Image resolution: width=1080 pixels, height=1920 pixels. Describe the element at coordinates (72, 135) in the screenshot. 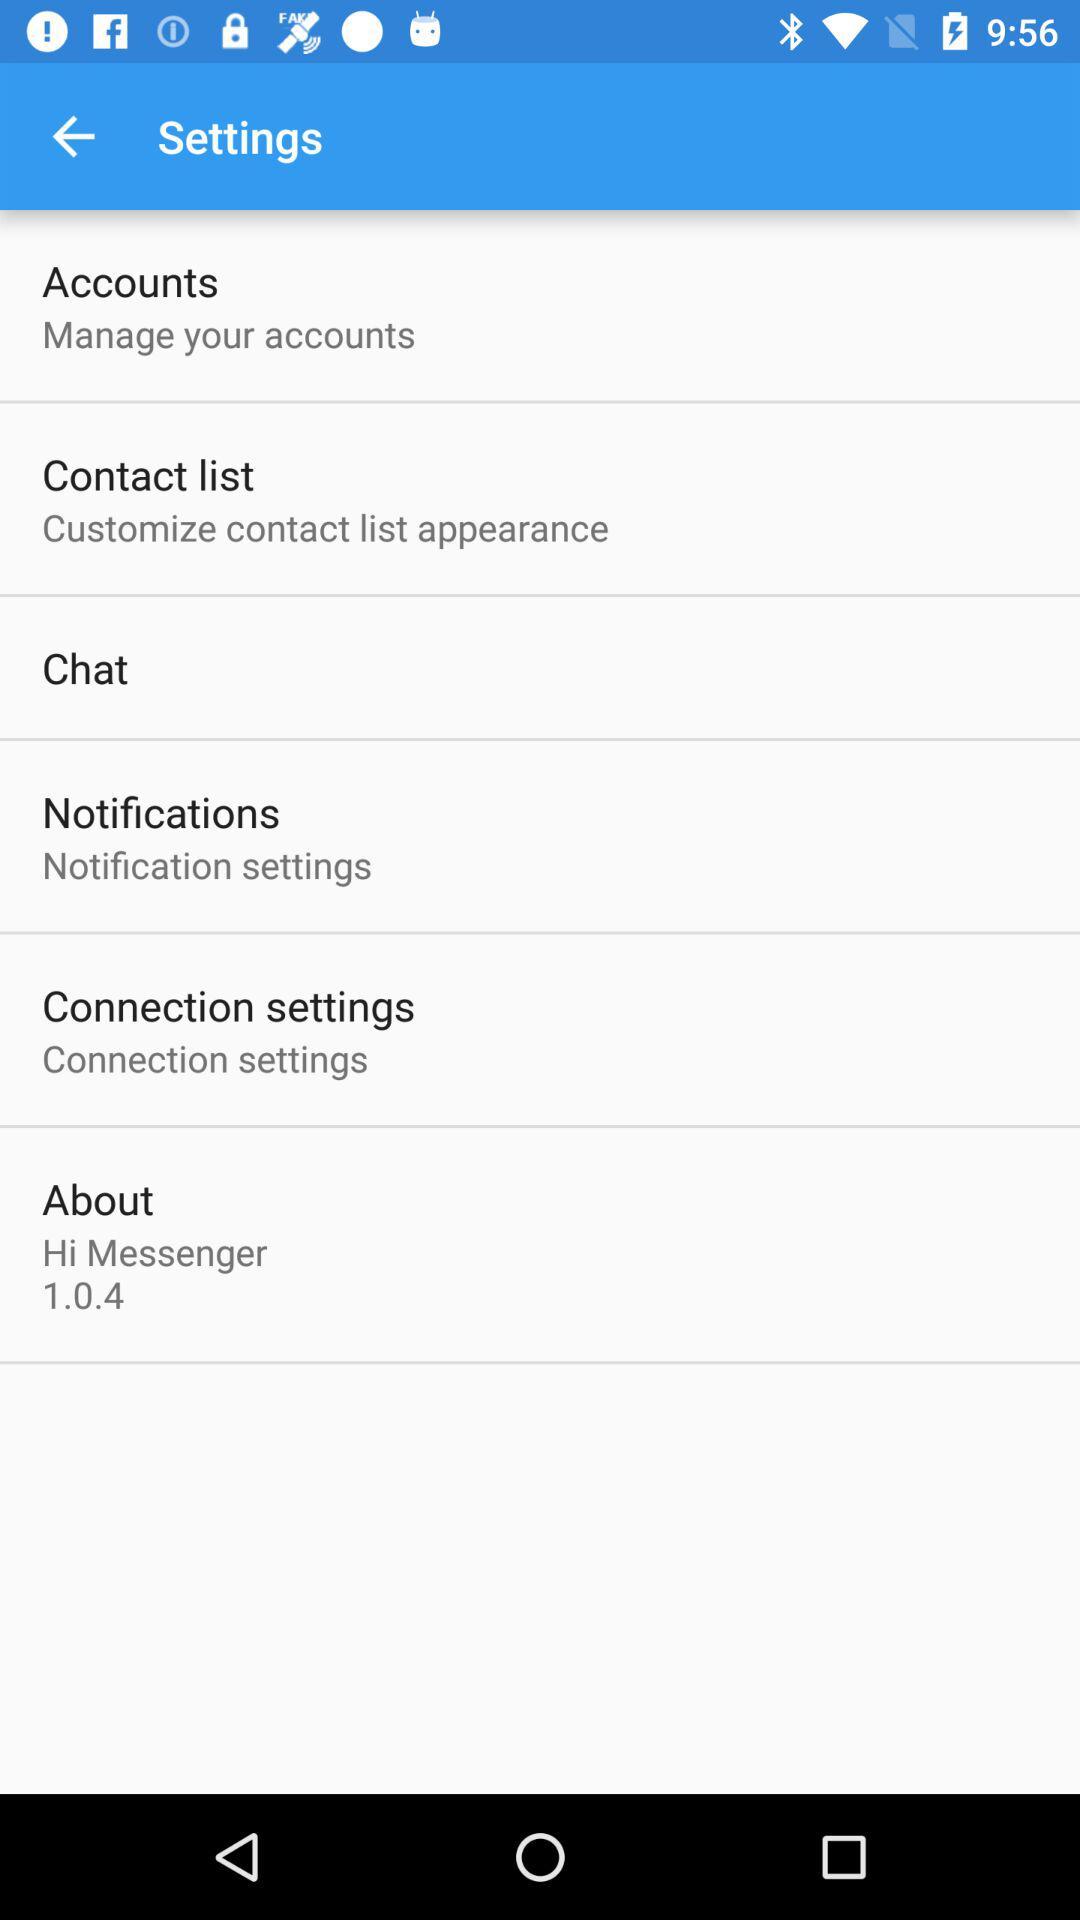

I see `icon above accounts icon` at that location.